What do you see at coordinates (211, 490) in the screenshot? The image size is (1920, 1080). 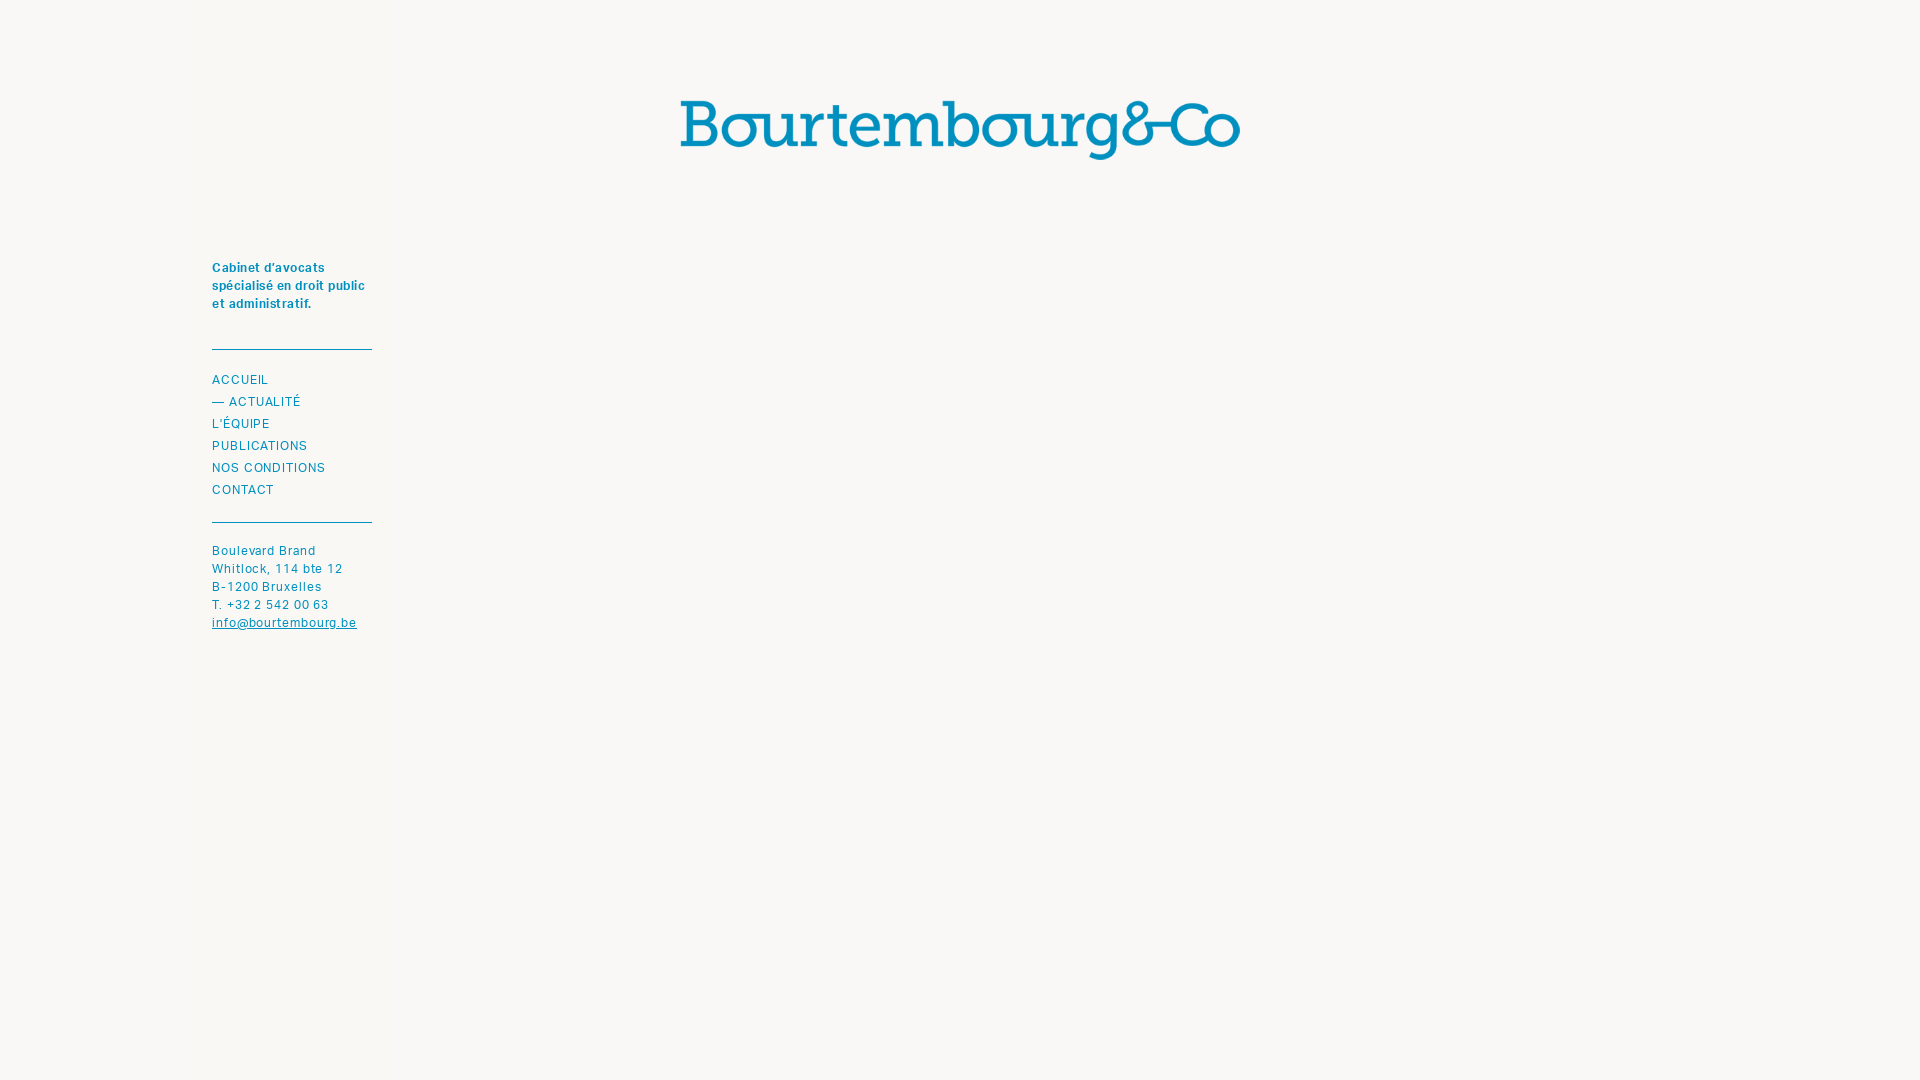 I see `'CONTACT'` at bounding box center [211, 490].